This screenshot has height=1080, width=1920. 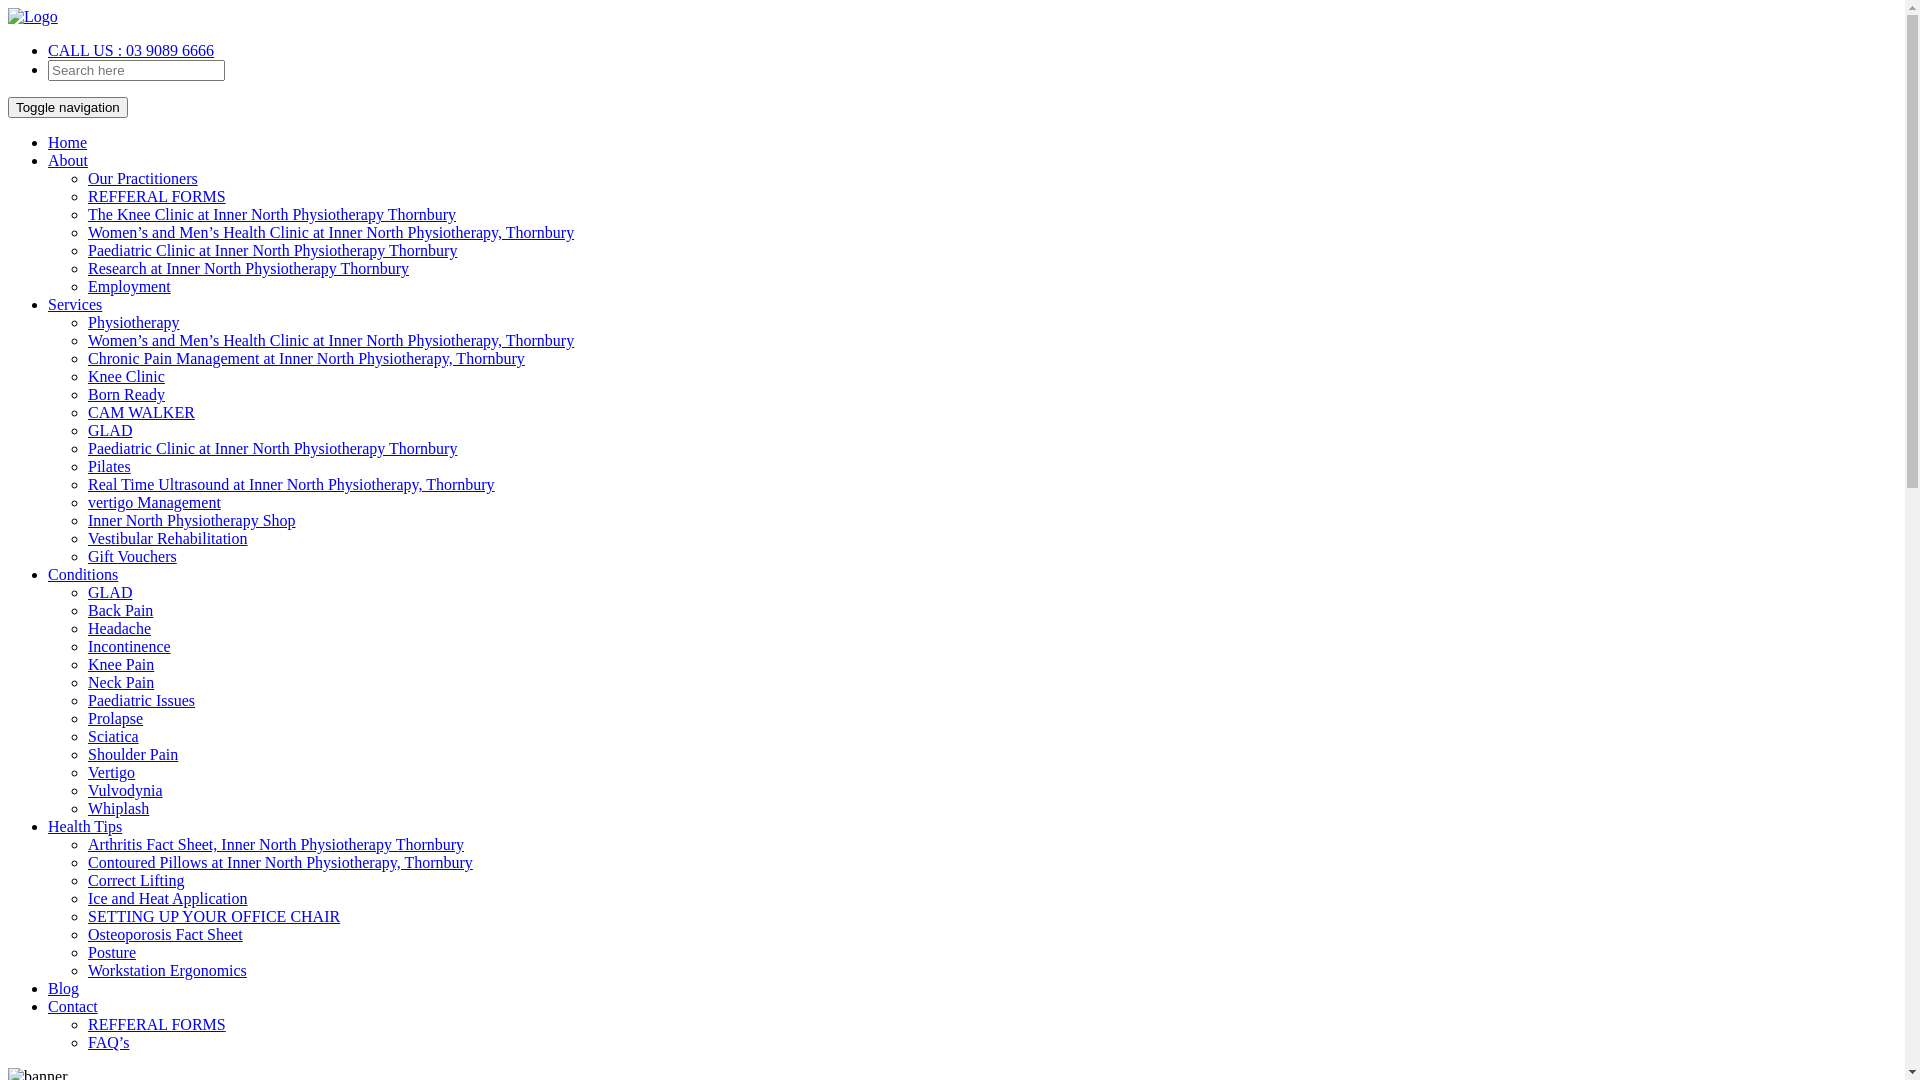 What do you see at coordinates (8, 107) in the screenshot?
I see `'Toggle navigation'` at bounding box center [8, 107].